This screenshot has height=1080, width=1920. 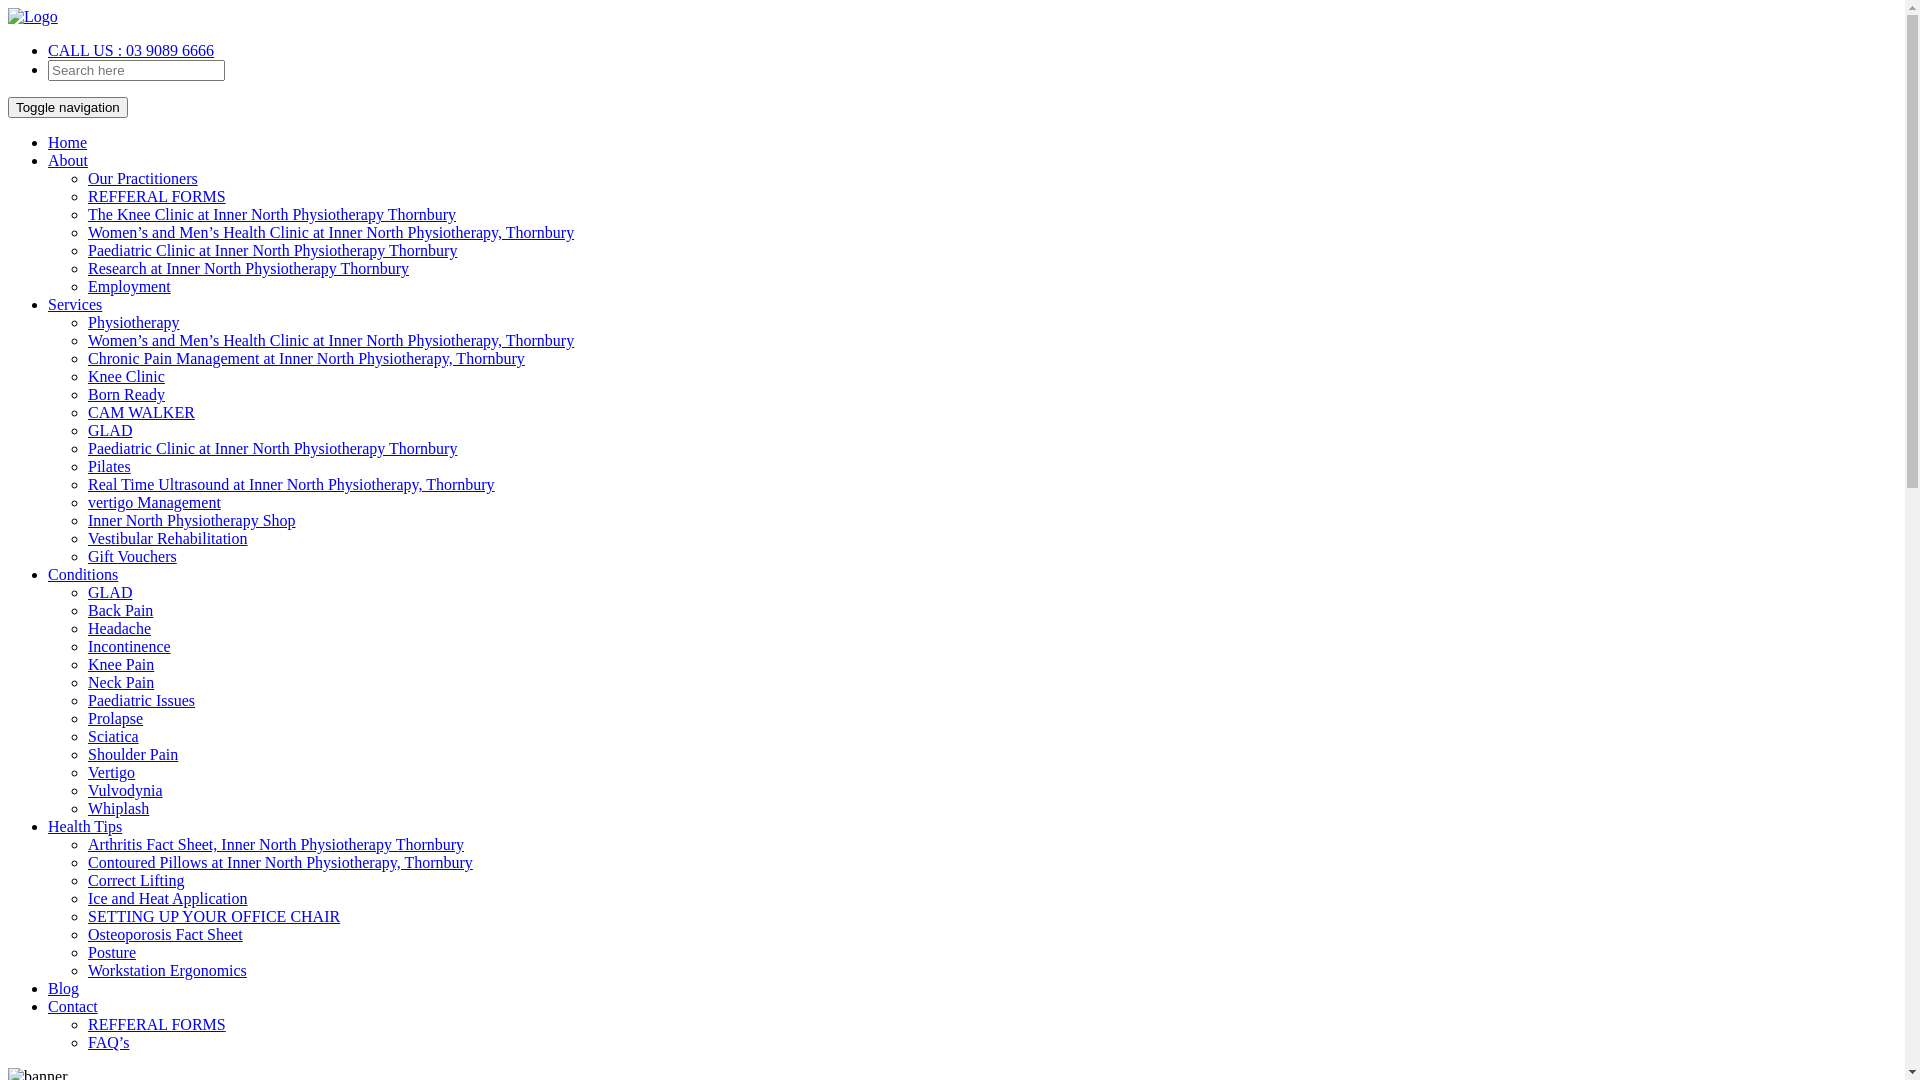 What do you see at coordinates (8, 107) in the screenshot?
I see `'Toggle navigation'` at bounding box center [8, 107].